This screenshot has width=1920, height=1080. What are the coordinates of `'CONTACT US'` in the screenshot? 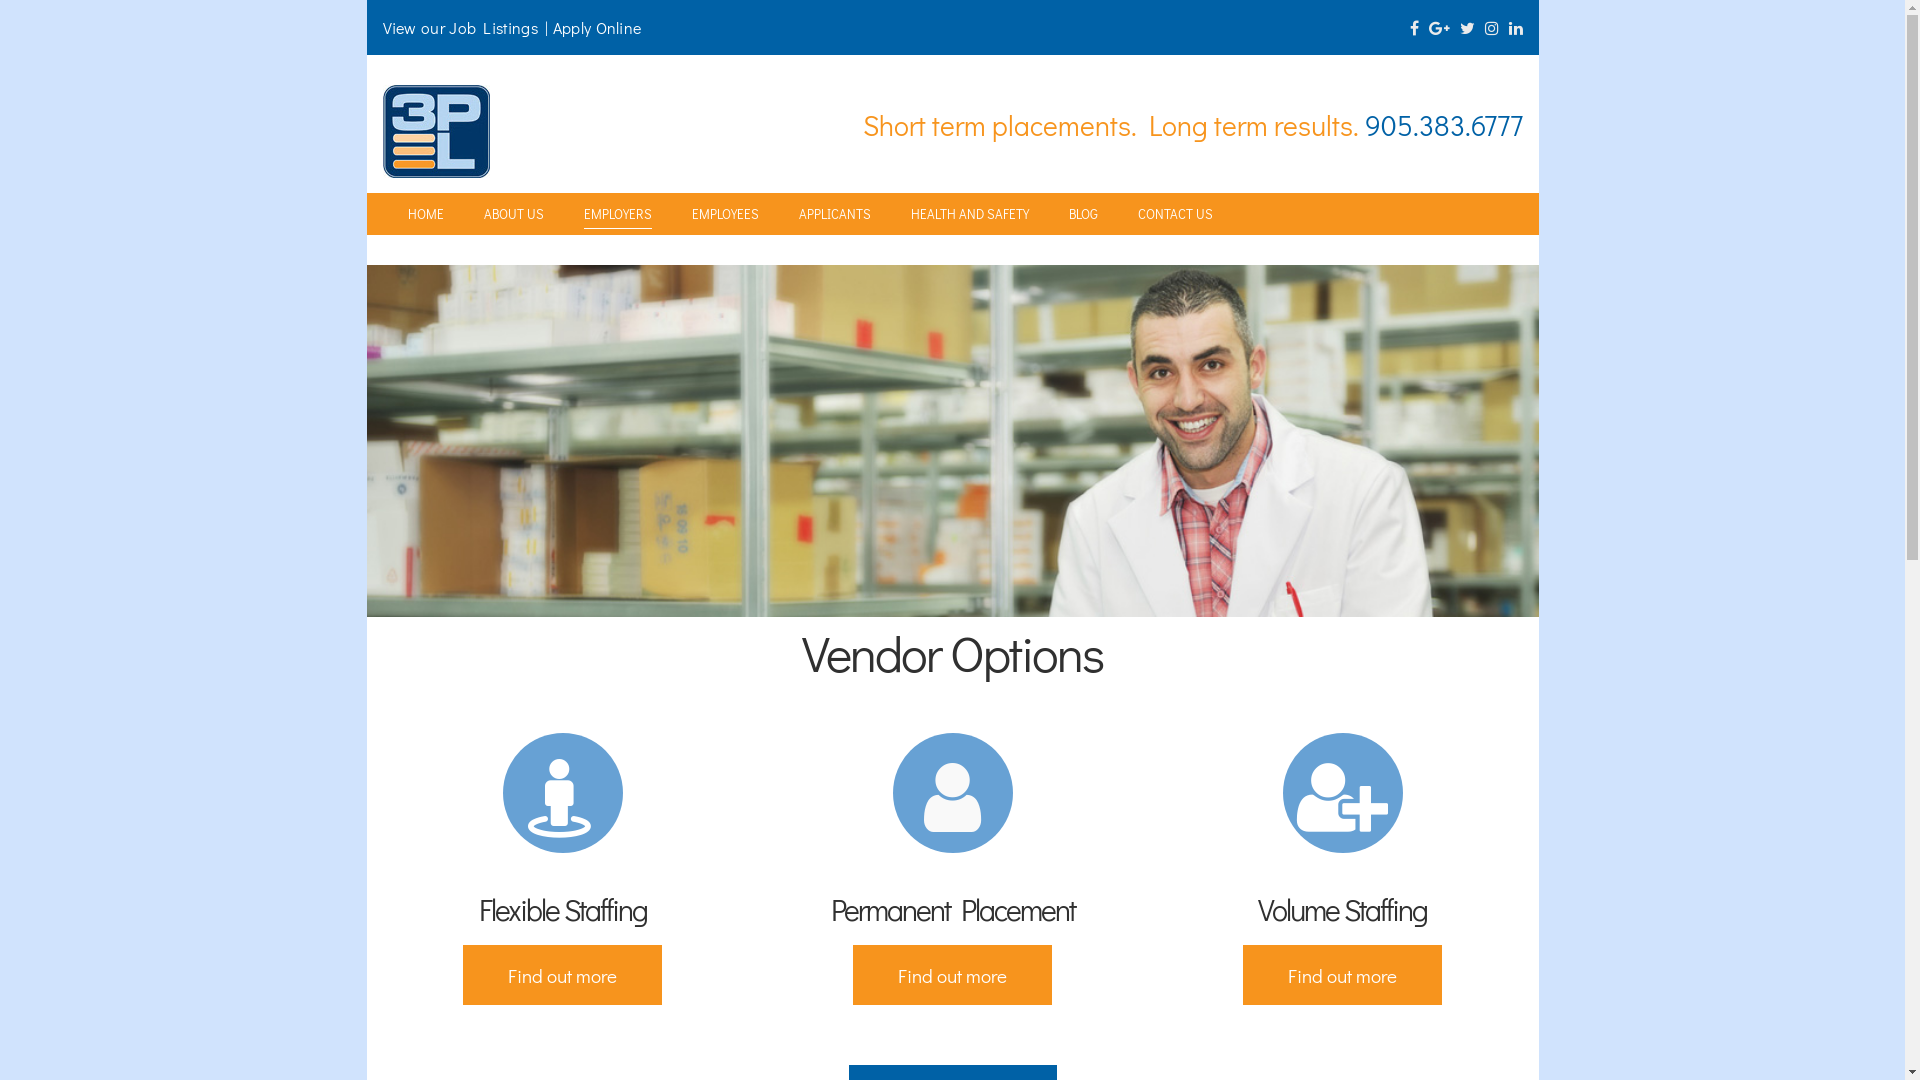 It's located at (1175, 213).